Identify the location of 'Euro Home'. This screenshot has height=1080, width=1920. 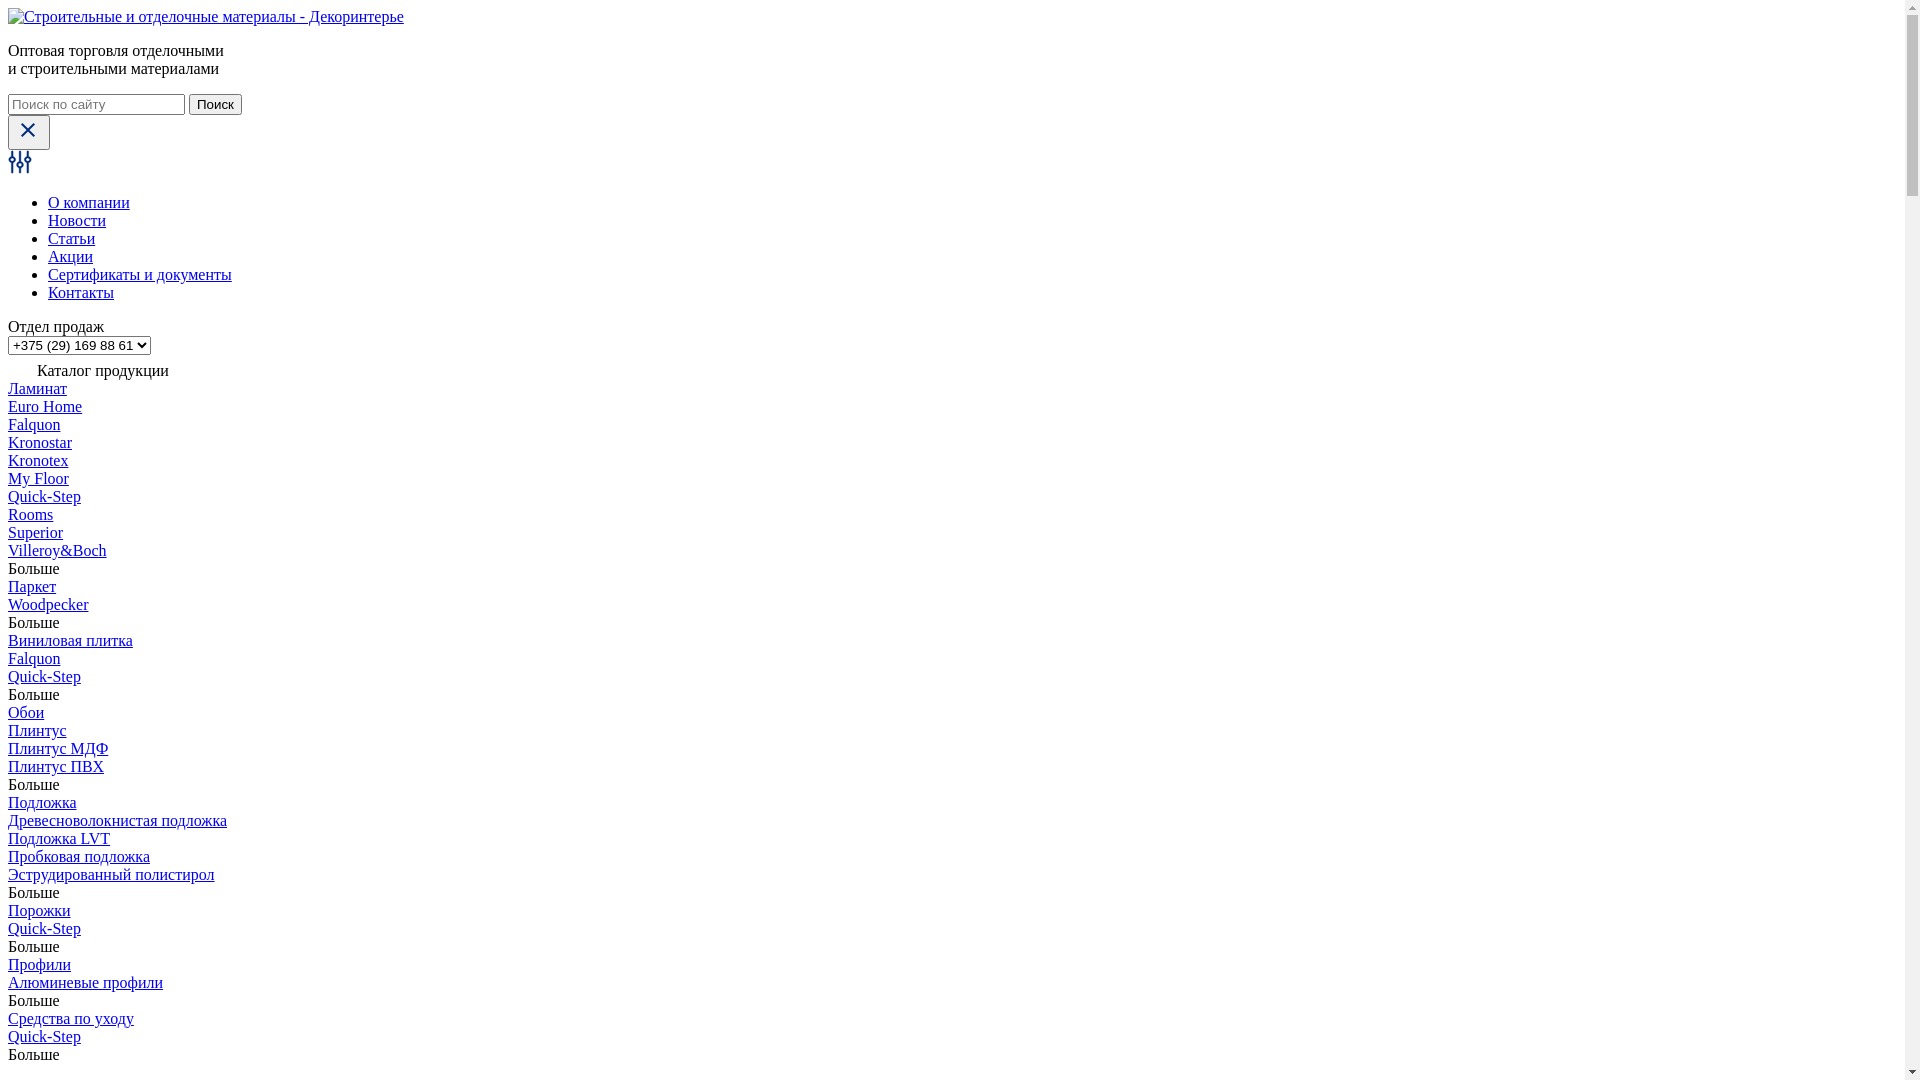
(44, 405).